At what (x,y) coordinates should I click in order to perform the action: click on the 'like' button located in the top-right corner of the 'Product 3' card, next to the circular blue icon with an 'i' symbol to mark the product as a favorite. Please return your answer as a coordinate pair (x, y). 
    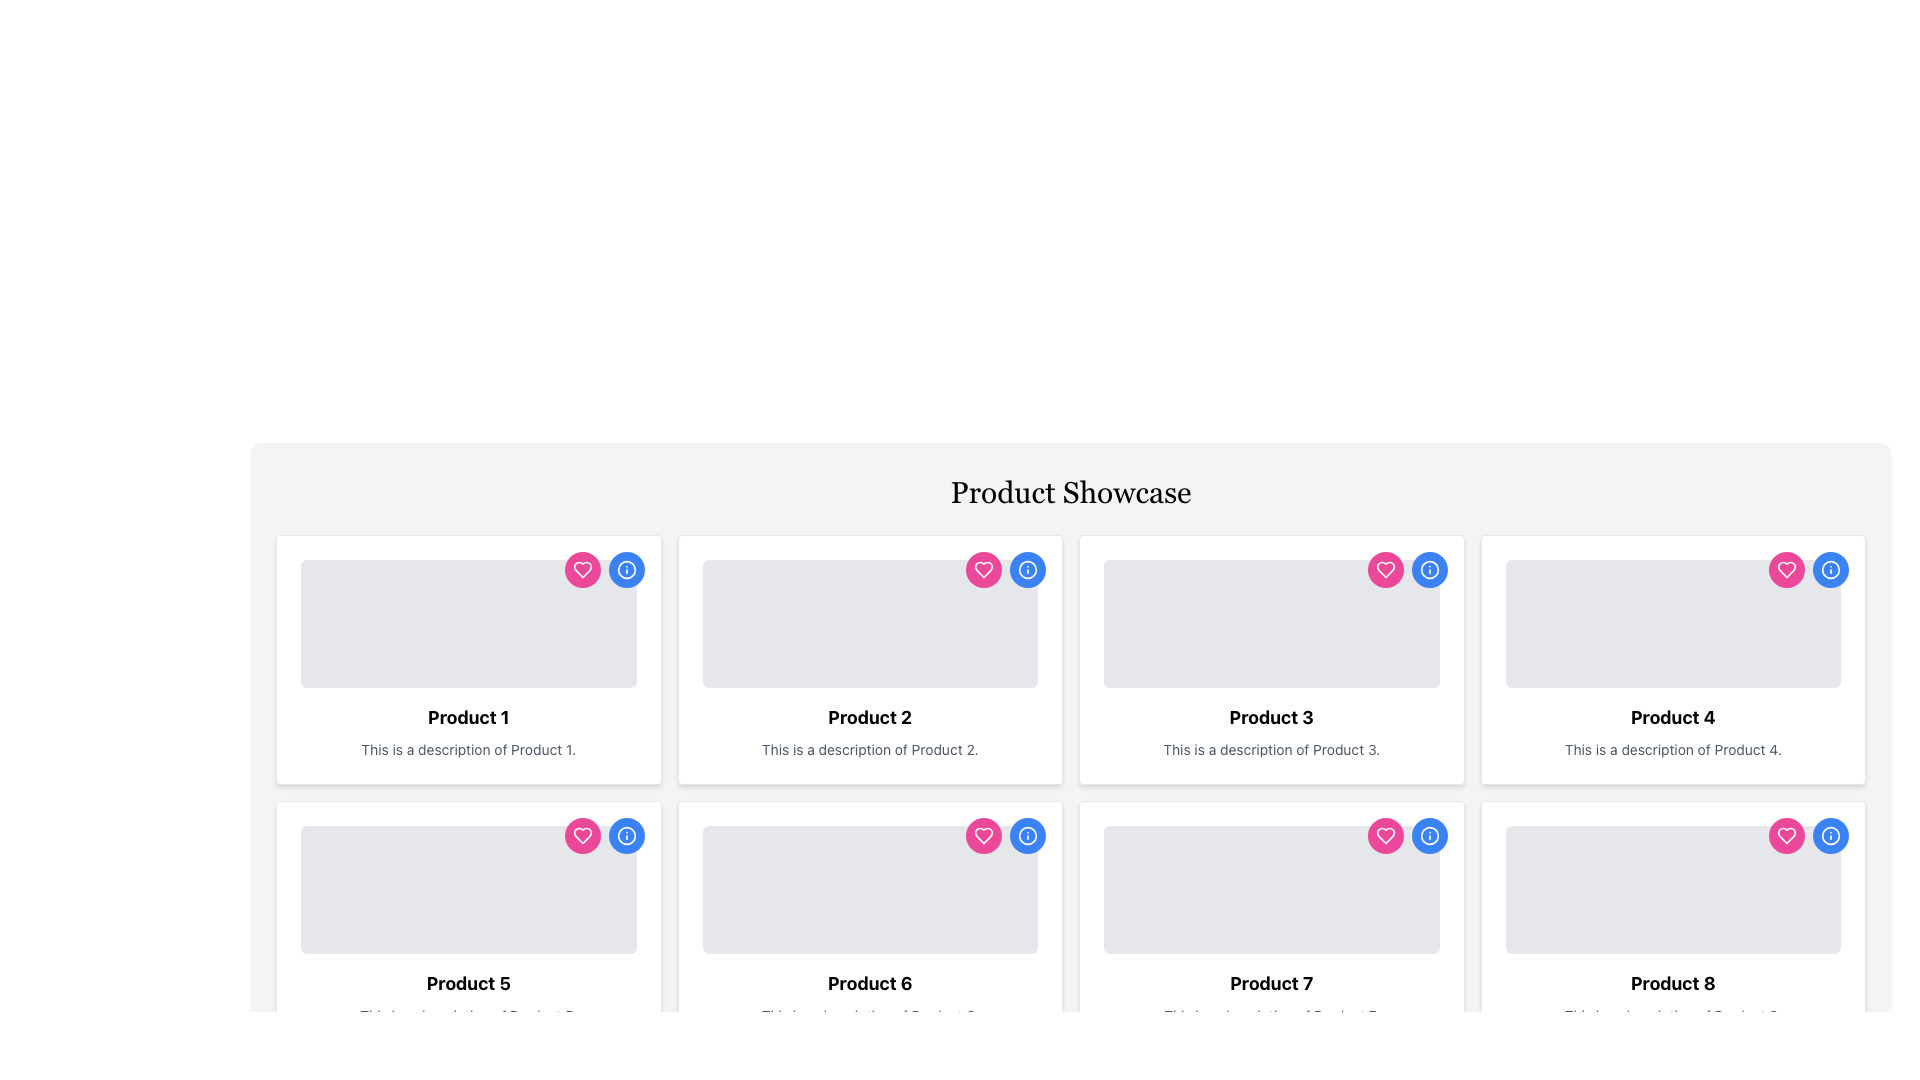
    Looking at the image, I should click on (1384, 570).